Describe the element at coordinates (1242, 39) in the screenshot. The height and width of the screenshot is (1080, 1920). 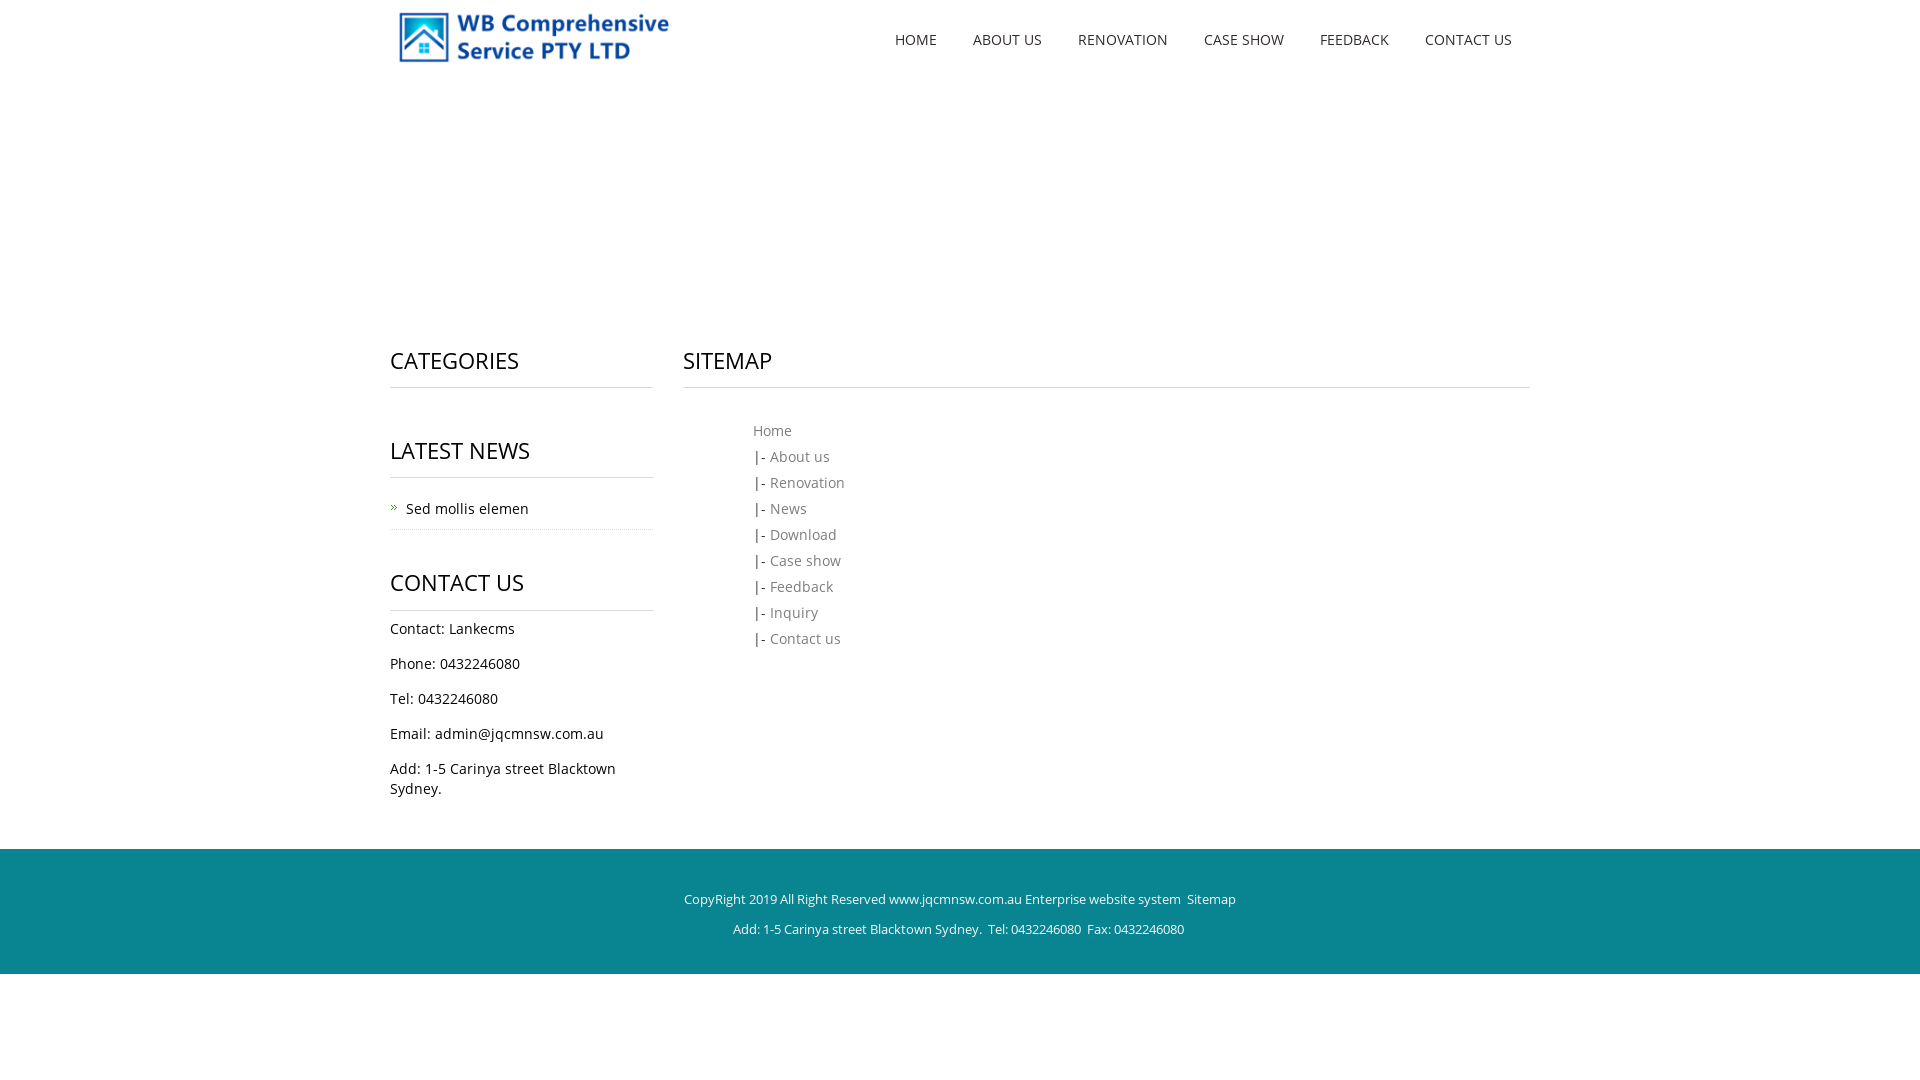
I see `'CASE SHOW'` at that location.